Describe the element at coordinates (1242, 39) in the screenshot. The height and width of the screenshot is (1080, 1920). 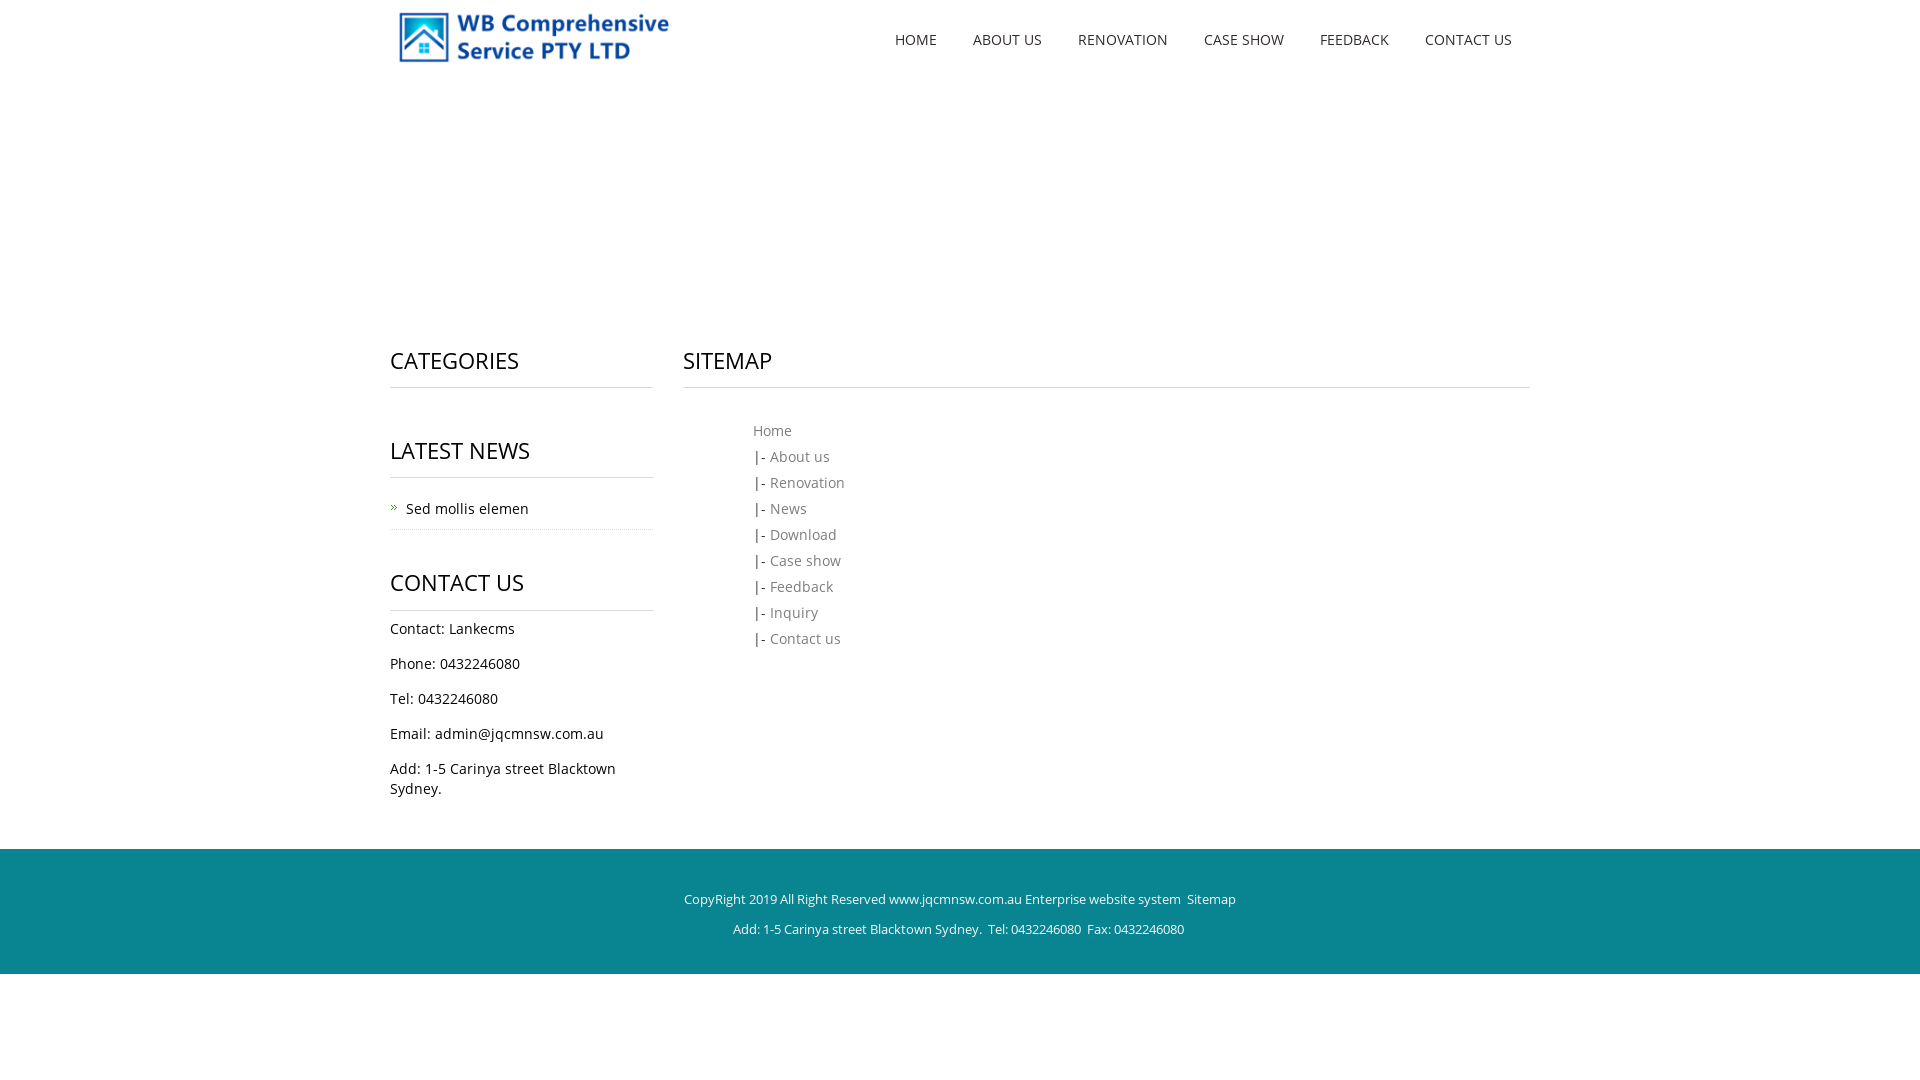
I see `'CASE SHOW'` at that location.